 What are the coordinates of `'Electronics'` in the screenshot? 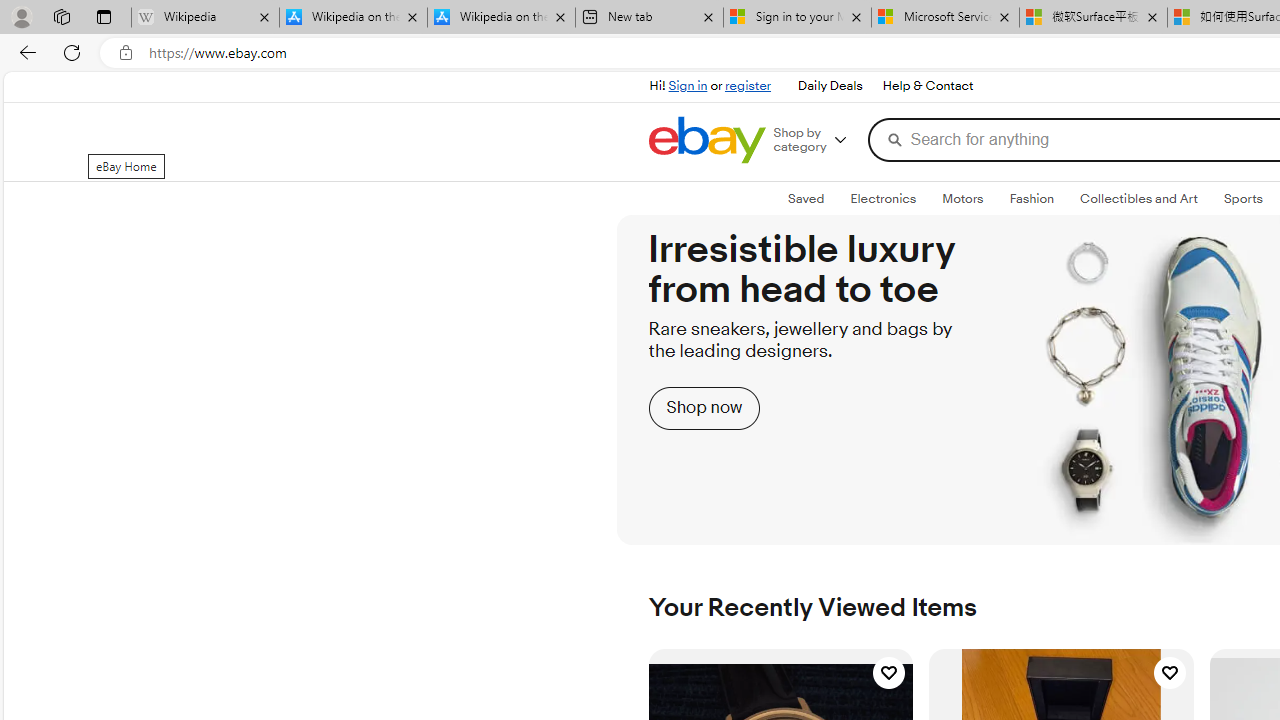 It's located at (882, 199).